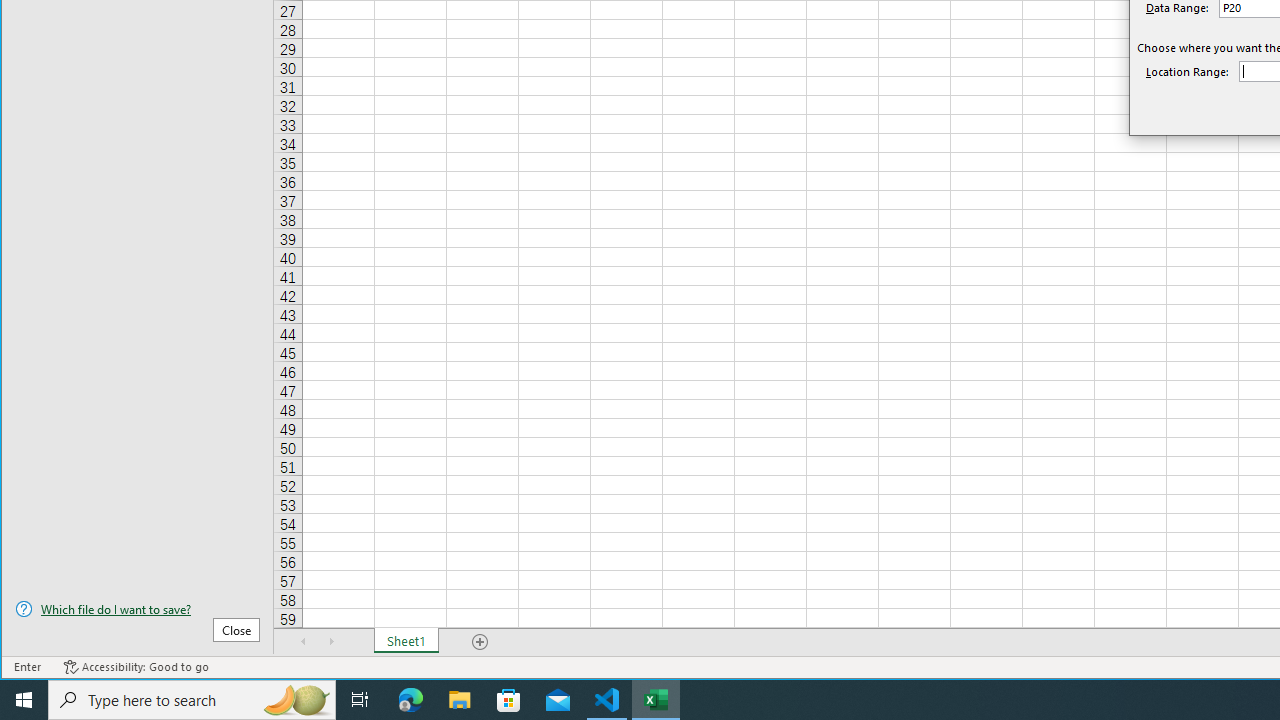 The height and width of the screenshot is (720, 1280). Describe the element at coordinates (410, 698) in the screenshot. I see `'Microsoft Edge'` at that location.